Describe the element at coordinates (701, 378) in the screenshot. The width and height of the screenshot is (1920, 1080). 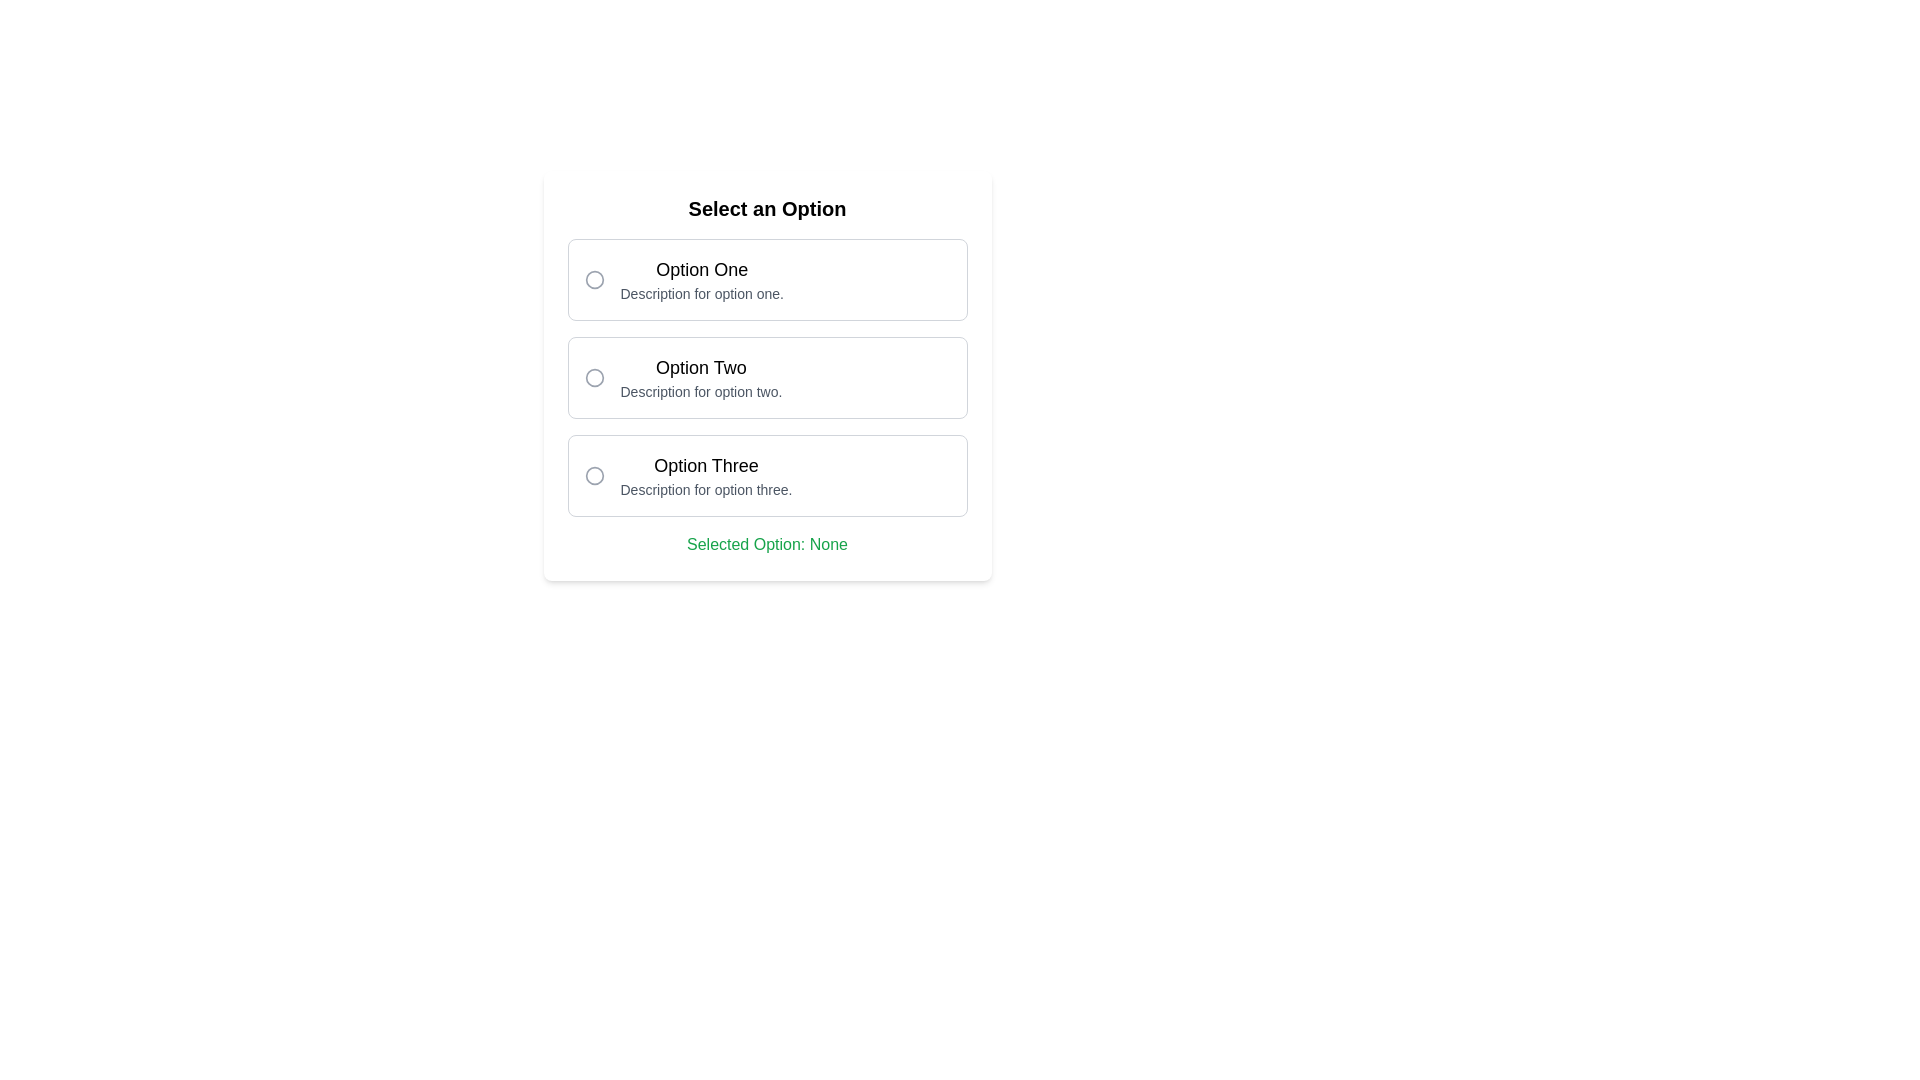
I see `the 'Option Two' text label, which is the second choice in a vertical list of options, displaying 'Option Two' in bold followed by its description` at that location.